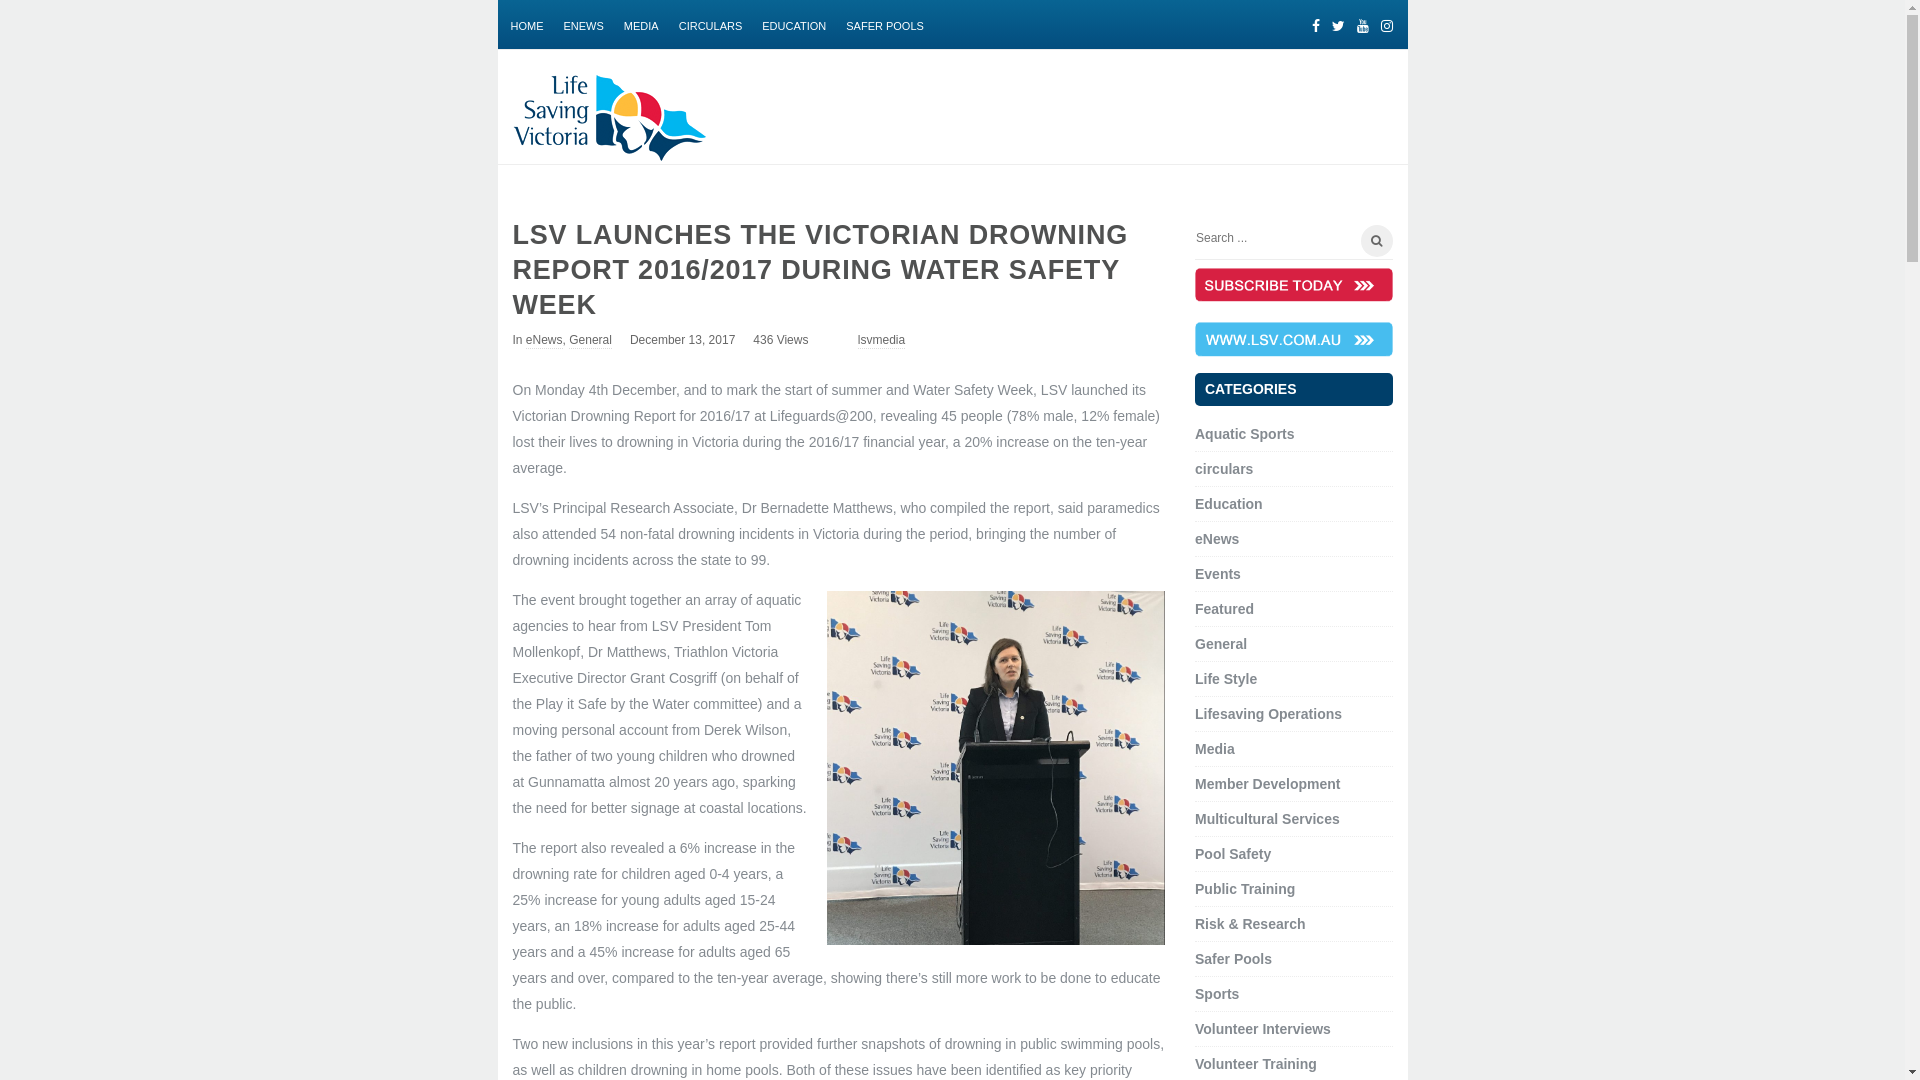  What do you see at coordinates (1217, 574) in the screenshot?
I see `'Events'` at bounding box center [1217, 574].